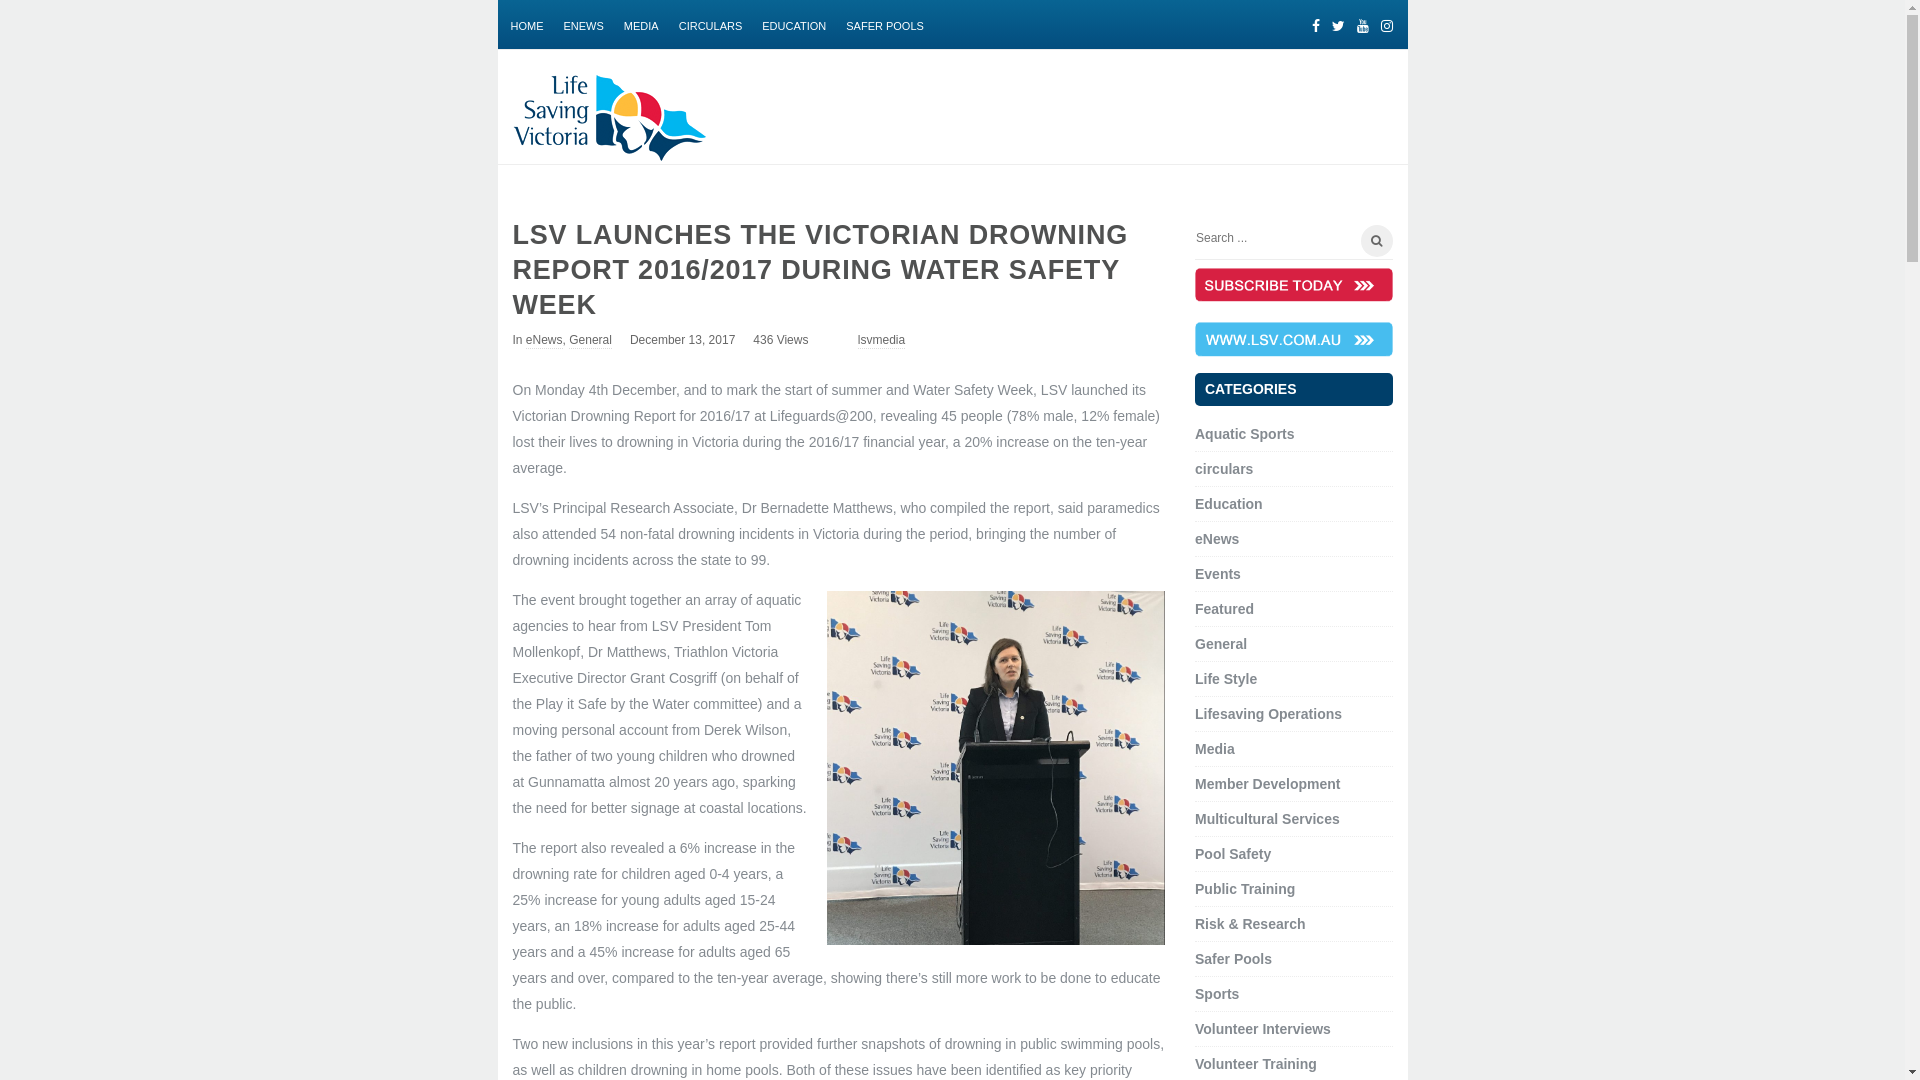  What do you see at coordinates (1217, 574) in the screenshot?
I see `'Events'` at bounding box center [1217, 574].